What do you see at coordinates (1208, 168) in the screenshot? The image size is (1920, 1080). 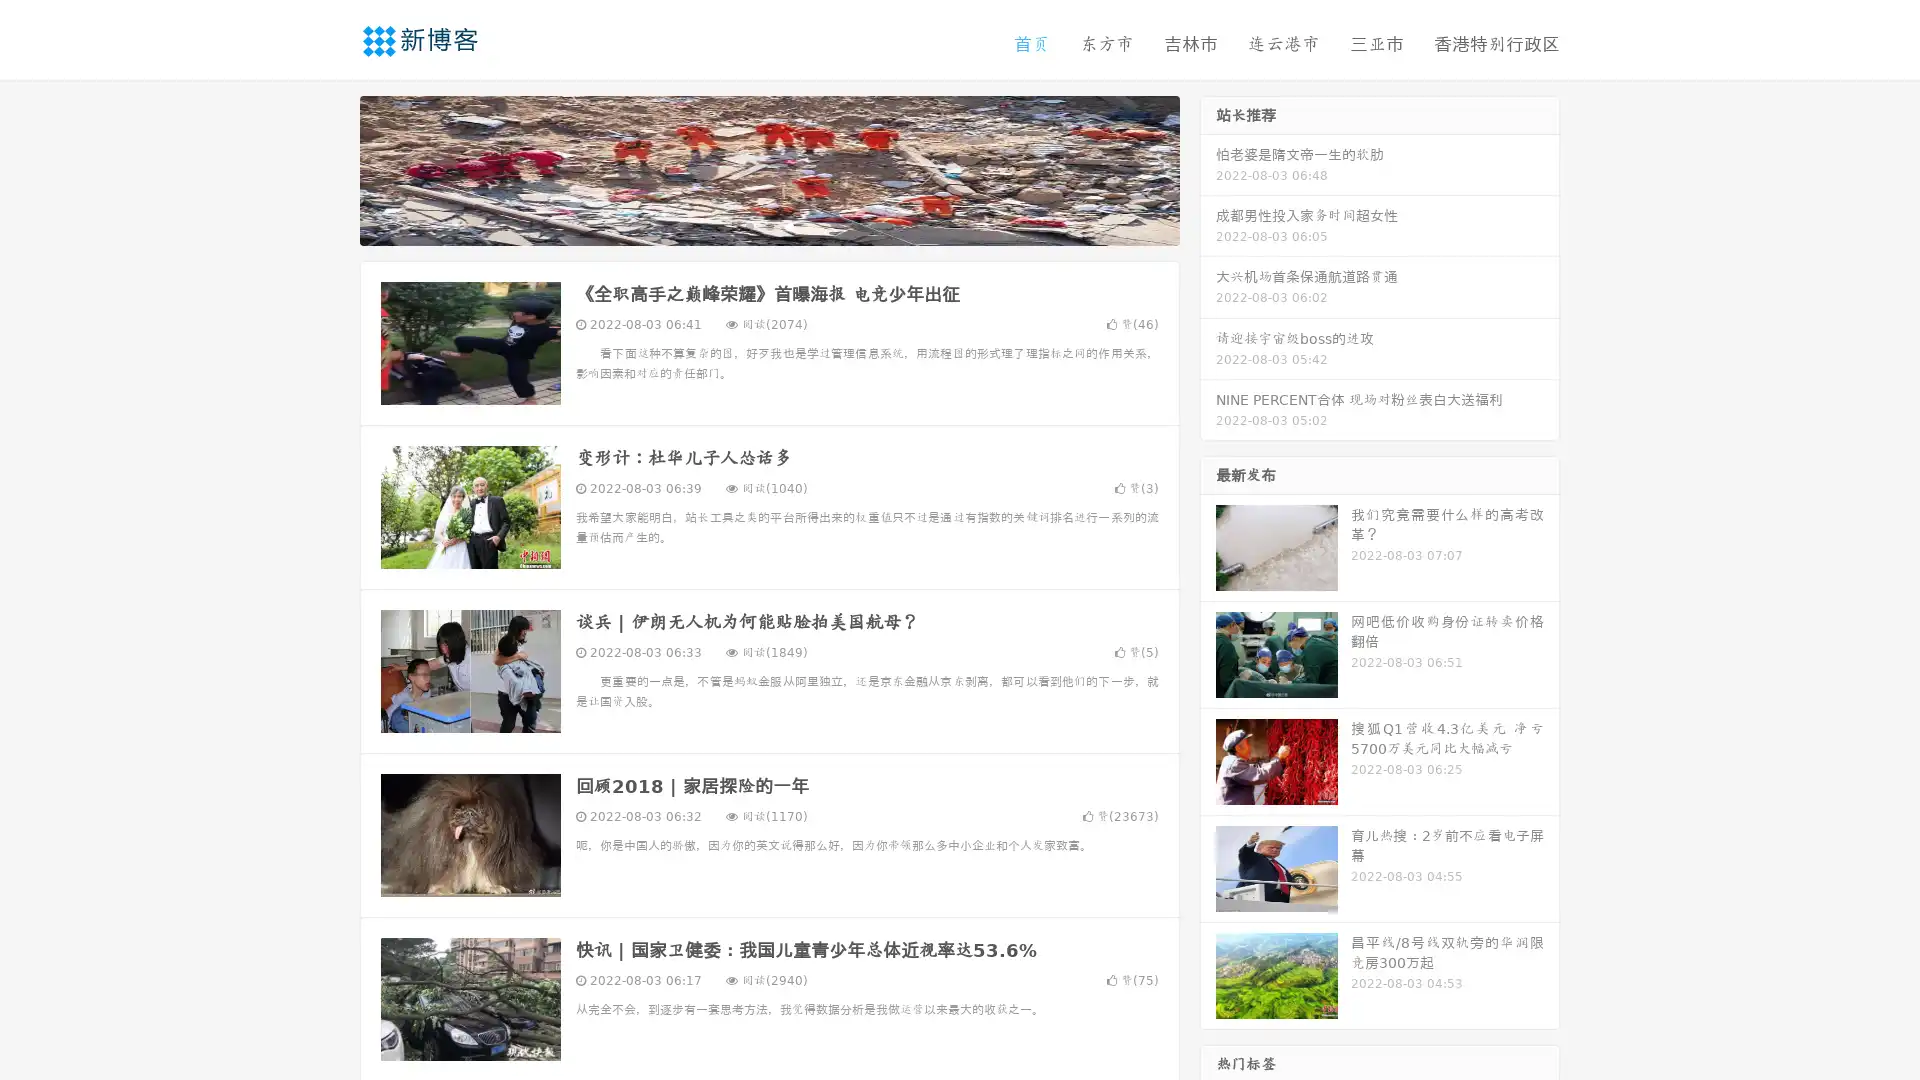 I see `Next slide` at bounding box center [1208, 168].